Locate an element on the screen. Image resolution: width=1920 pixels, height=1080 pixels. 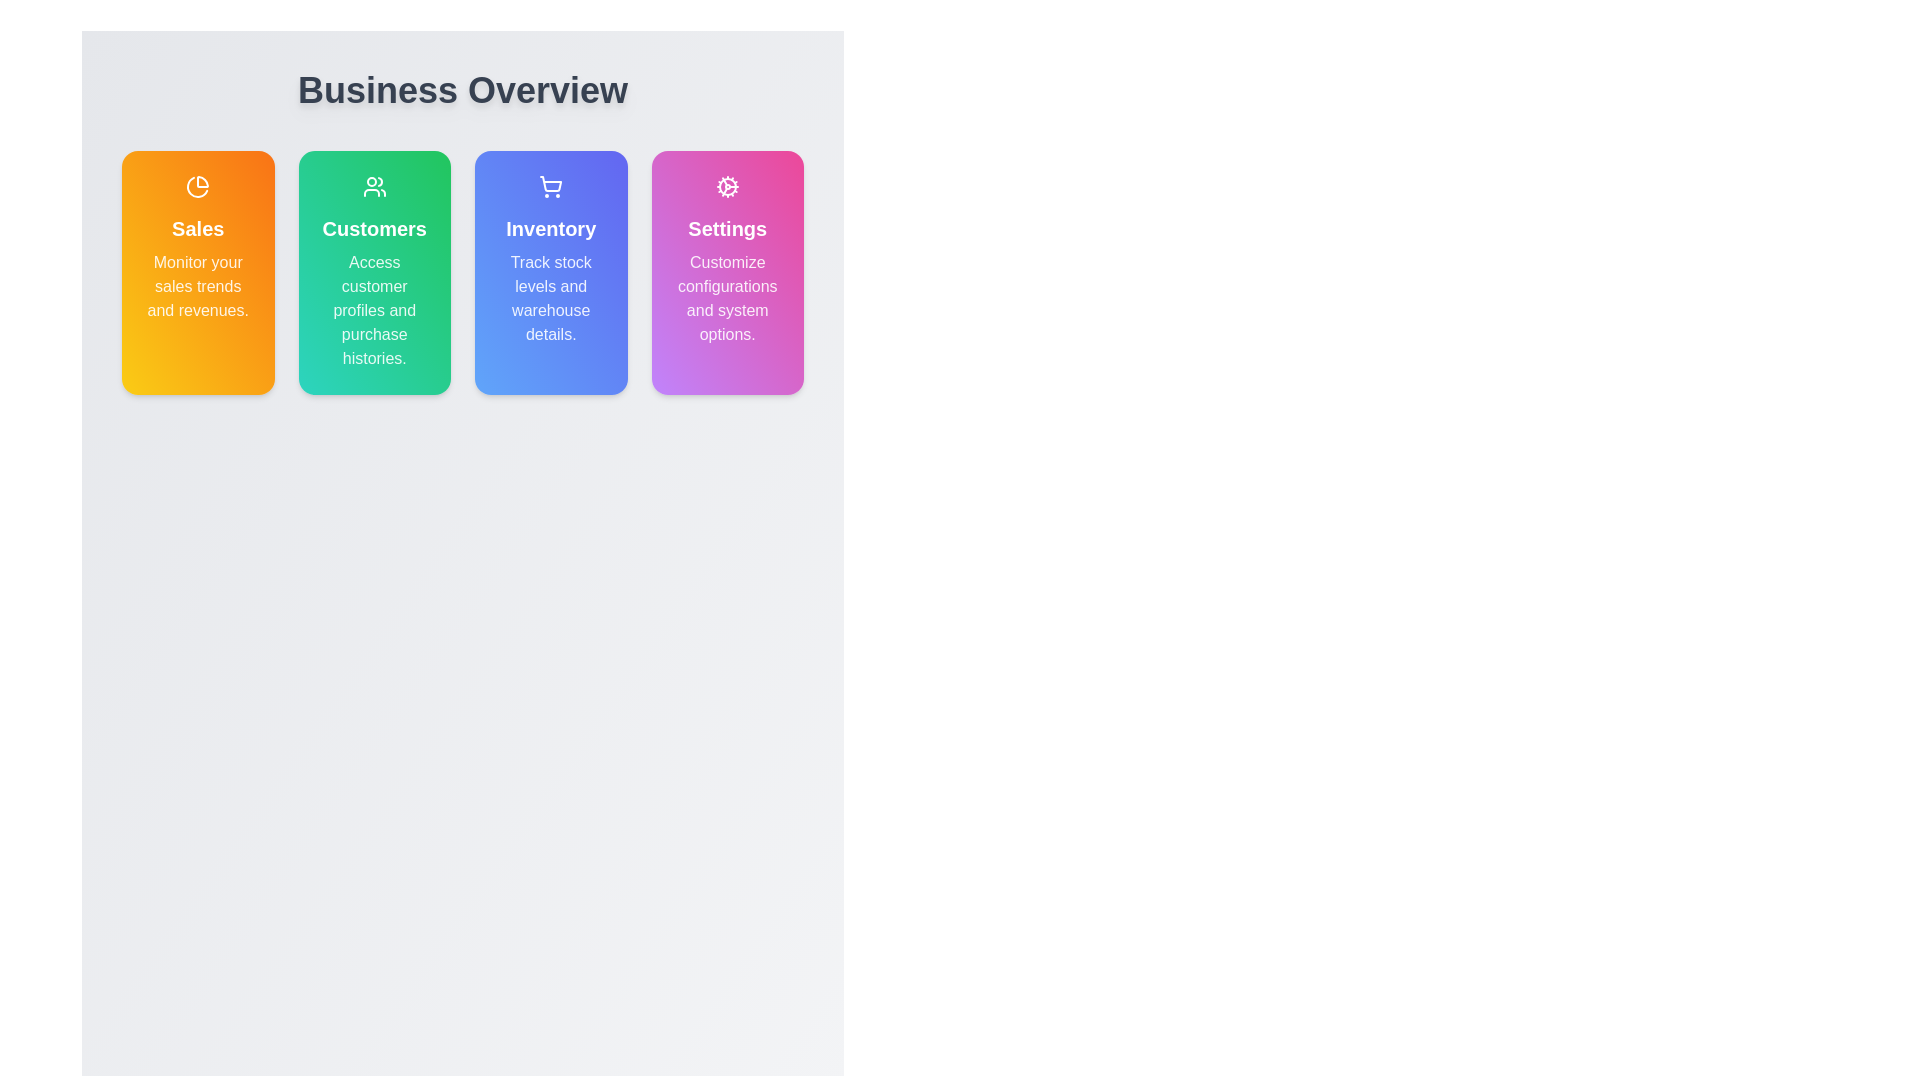
the 'Customers' informational card, which has a gradient background, rounded corners, and contains the text 'Customers' in bold white font is located at coordinates (374, 273).